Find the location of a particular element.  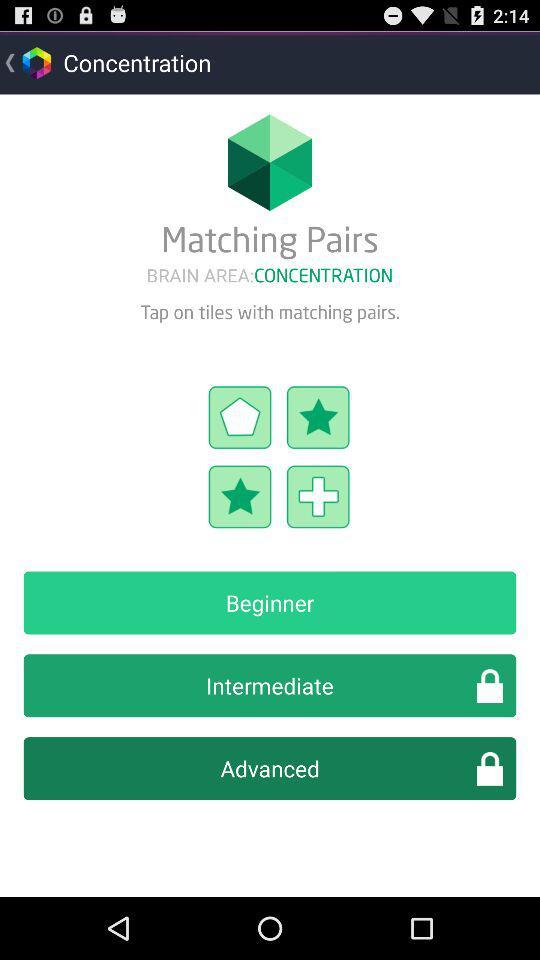

icon above intermediate icon is located at coordinates (270, 601).